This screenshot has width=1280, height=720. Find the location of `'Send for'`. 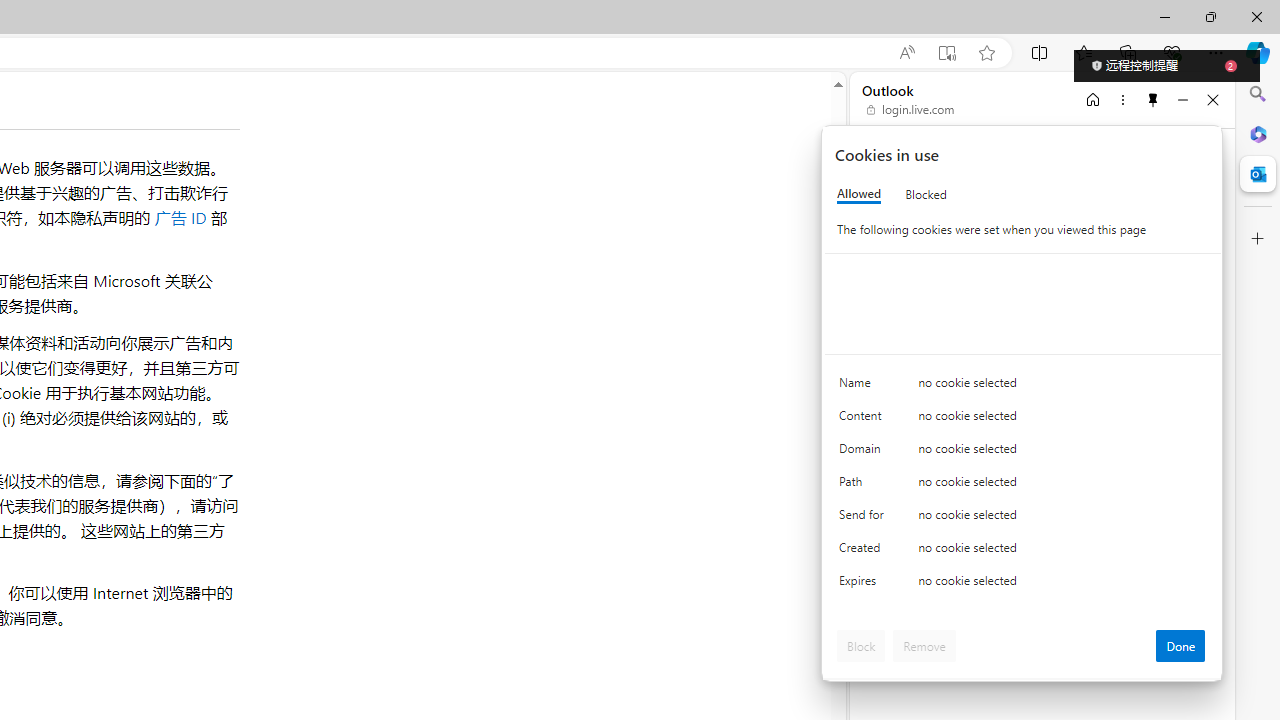

'Send for' is located at coordinates (865, 518).